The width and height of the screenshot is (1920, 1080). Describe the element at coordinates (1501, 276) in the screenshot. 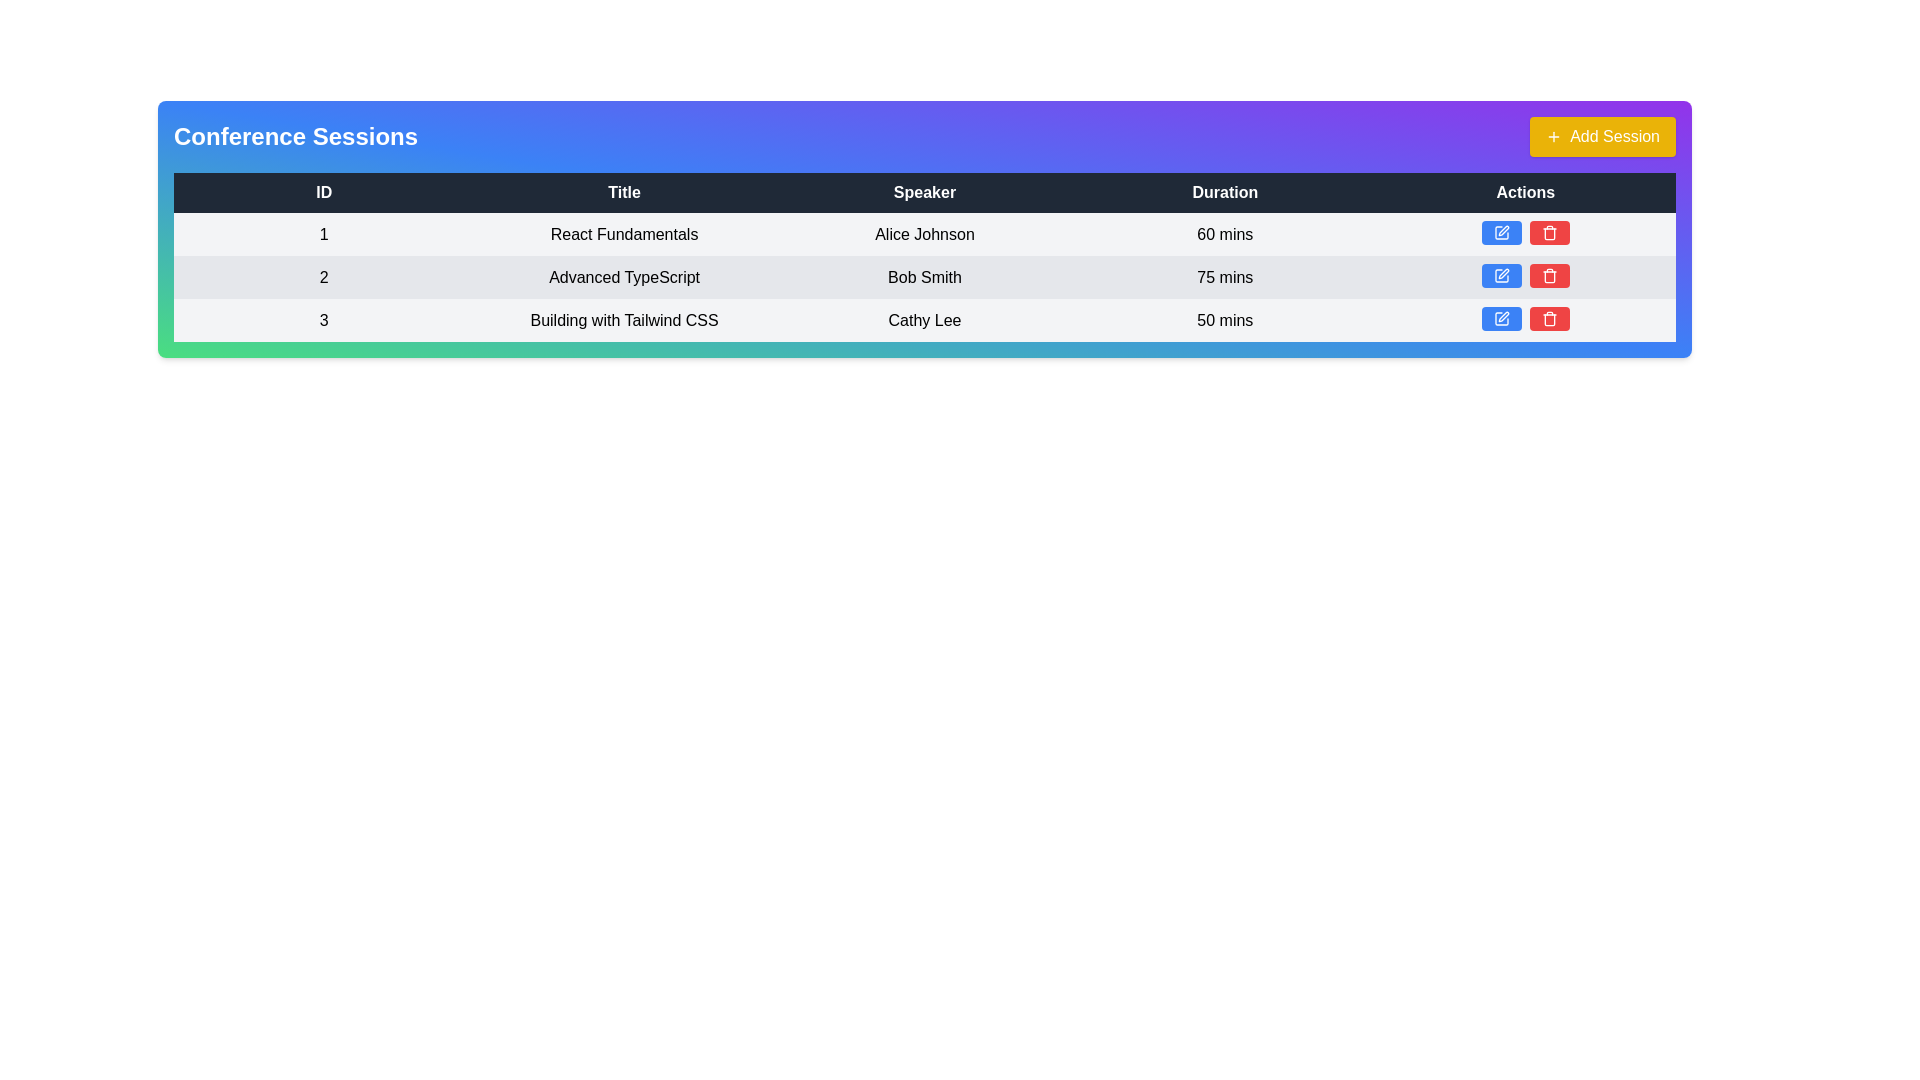

I see `the leftmost button in the Actions column of the second row in the conference sessions table to trigger a tooltip or visual feedback` at that location.